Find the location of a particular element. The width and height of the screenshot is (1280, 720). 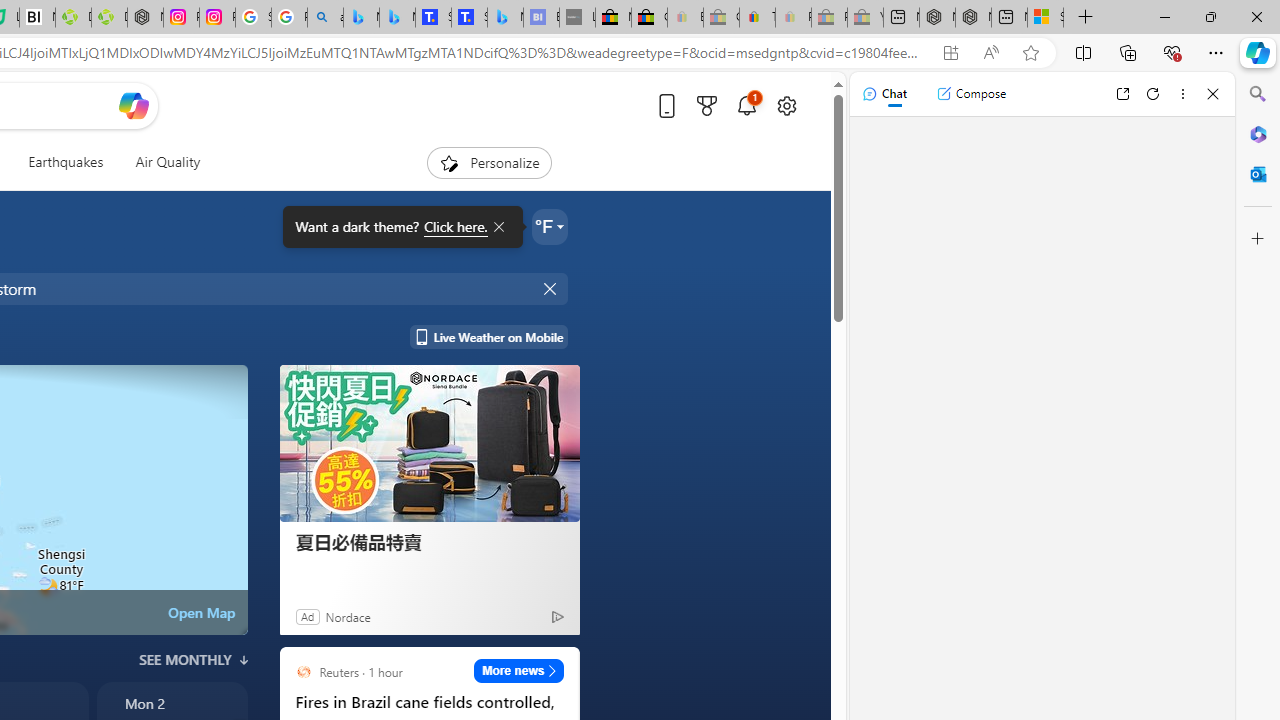

'Microsoft Bing Travel - Flights from Hong Kong to Bangkok' is located at coordinates (361, 17).